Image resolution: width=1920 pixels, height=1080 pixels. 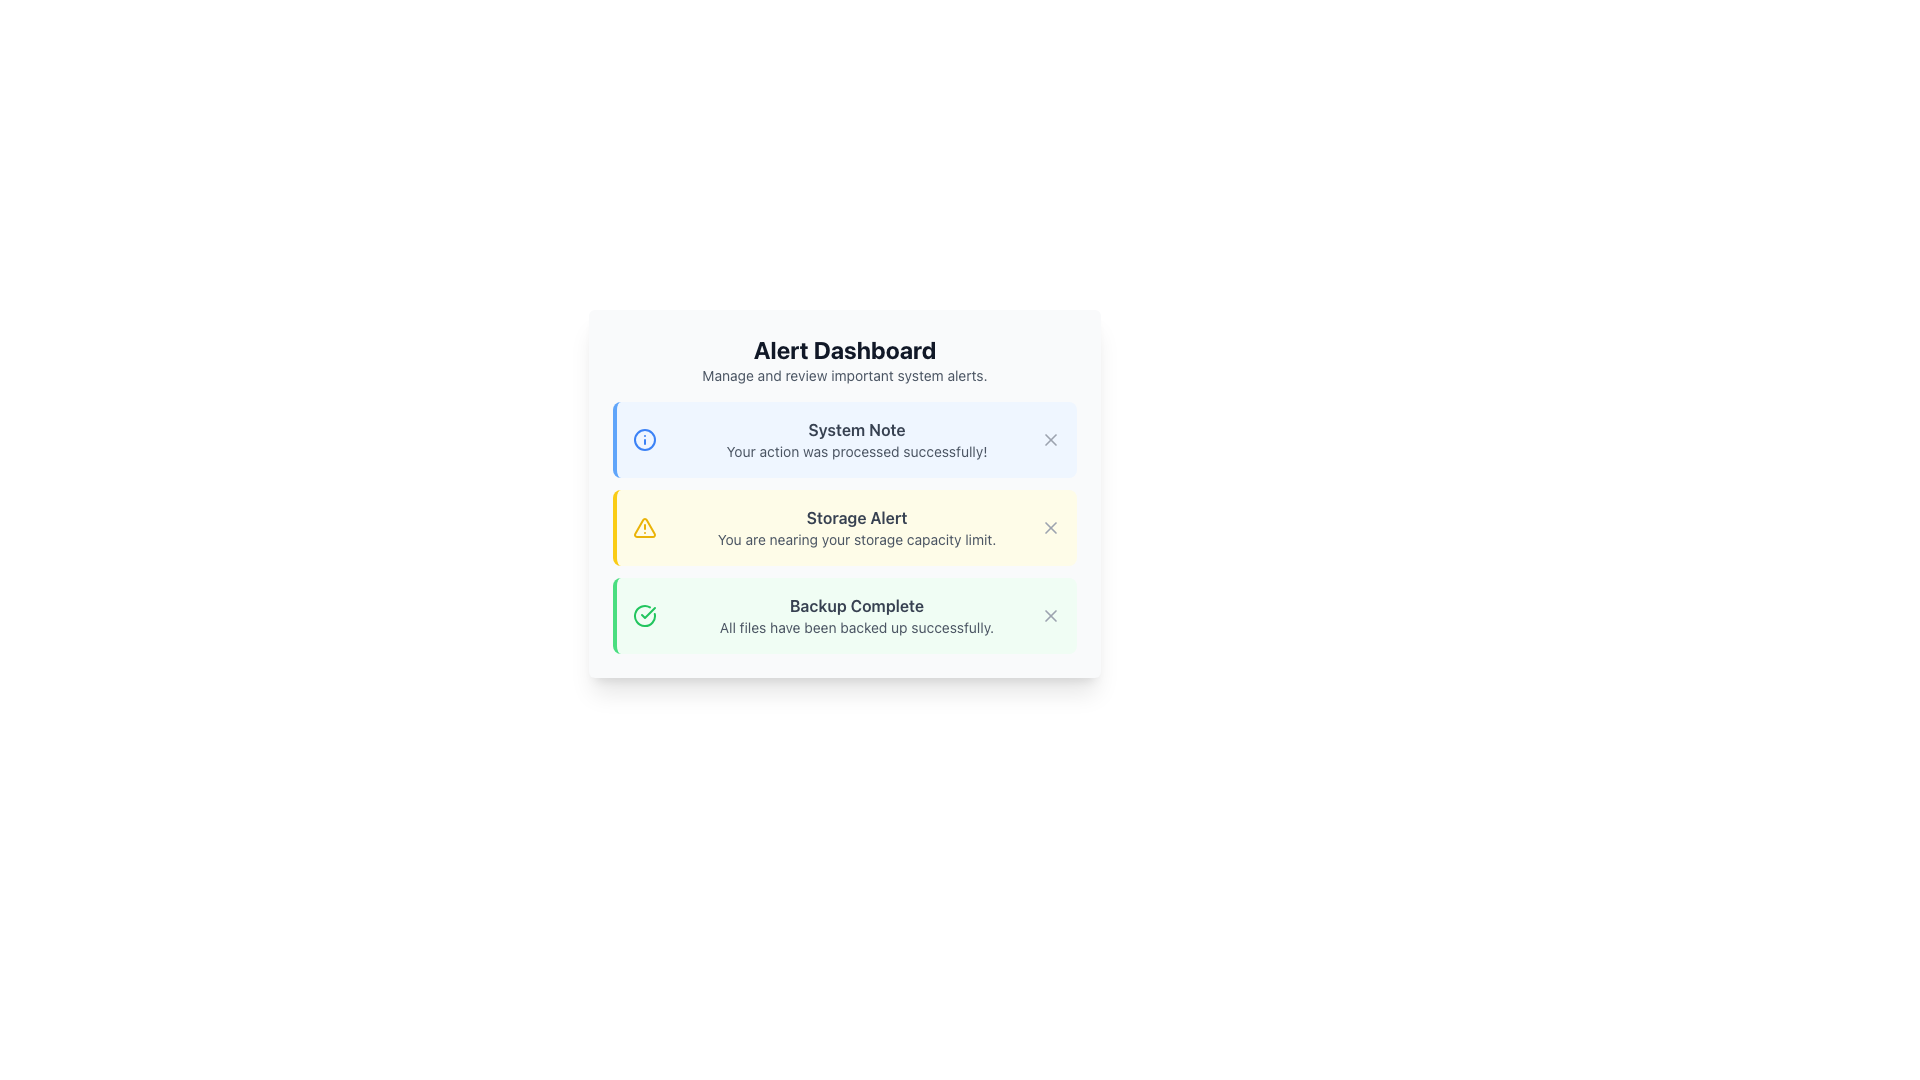 What do you see at coordinates (857, 438) in the screenshot?
I see `message displayed in the text content that says 'System Note' and 'Your action was processed successfully!' which is centrally located within the blue-highlighted notification box` at bounding box center [857, 438].